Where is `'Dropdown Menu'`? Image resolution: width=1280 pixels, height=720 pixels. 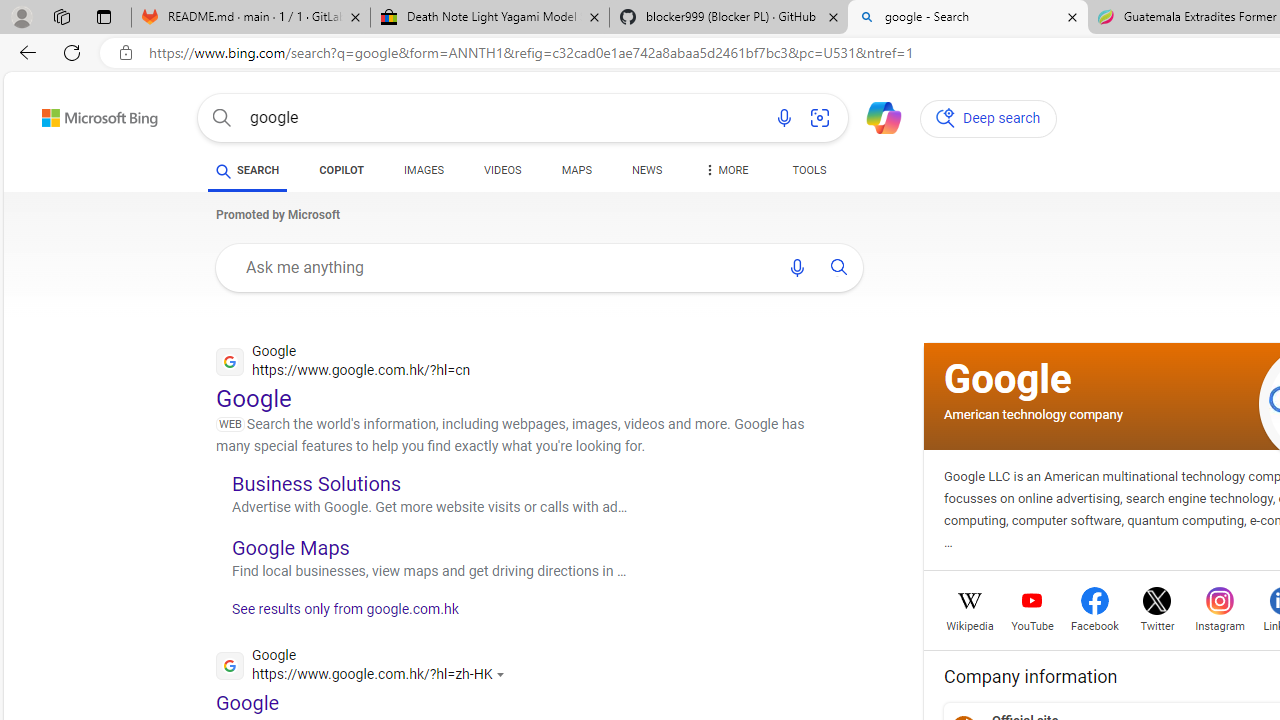 'Dropdown Menu' is located at coordinates (724, 170).